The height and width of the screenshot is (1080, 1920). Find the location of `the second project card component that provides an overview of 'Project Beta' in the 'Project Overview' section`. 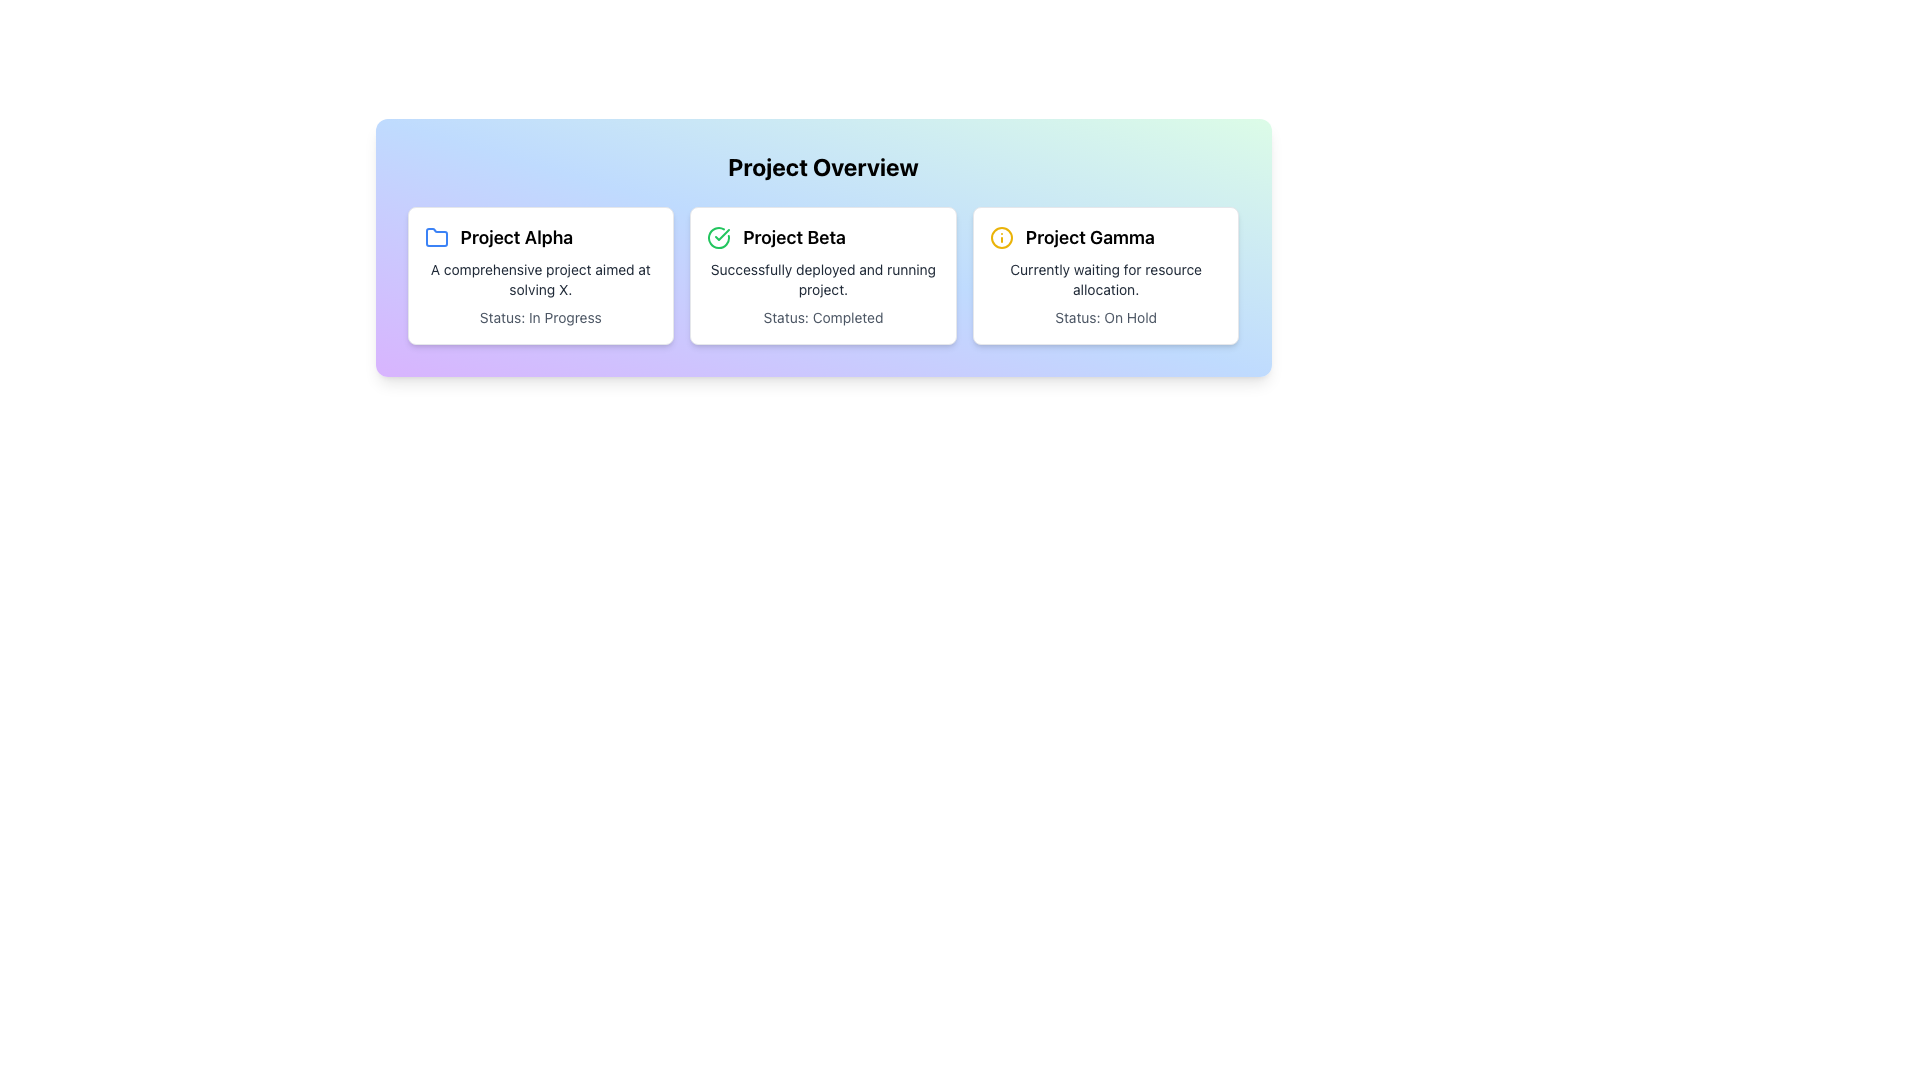

the second project card component that provides an overview of 'Project Beta' in the 'Project Overview' section is located at coordinates (823, 246).